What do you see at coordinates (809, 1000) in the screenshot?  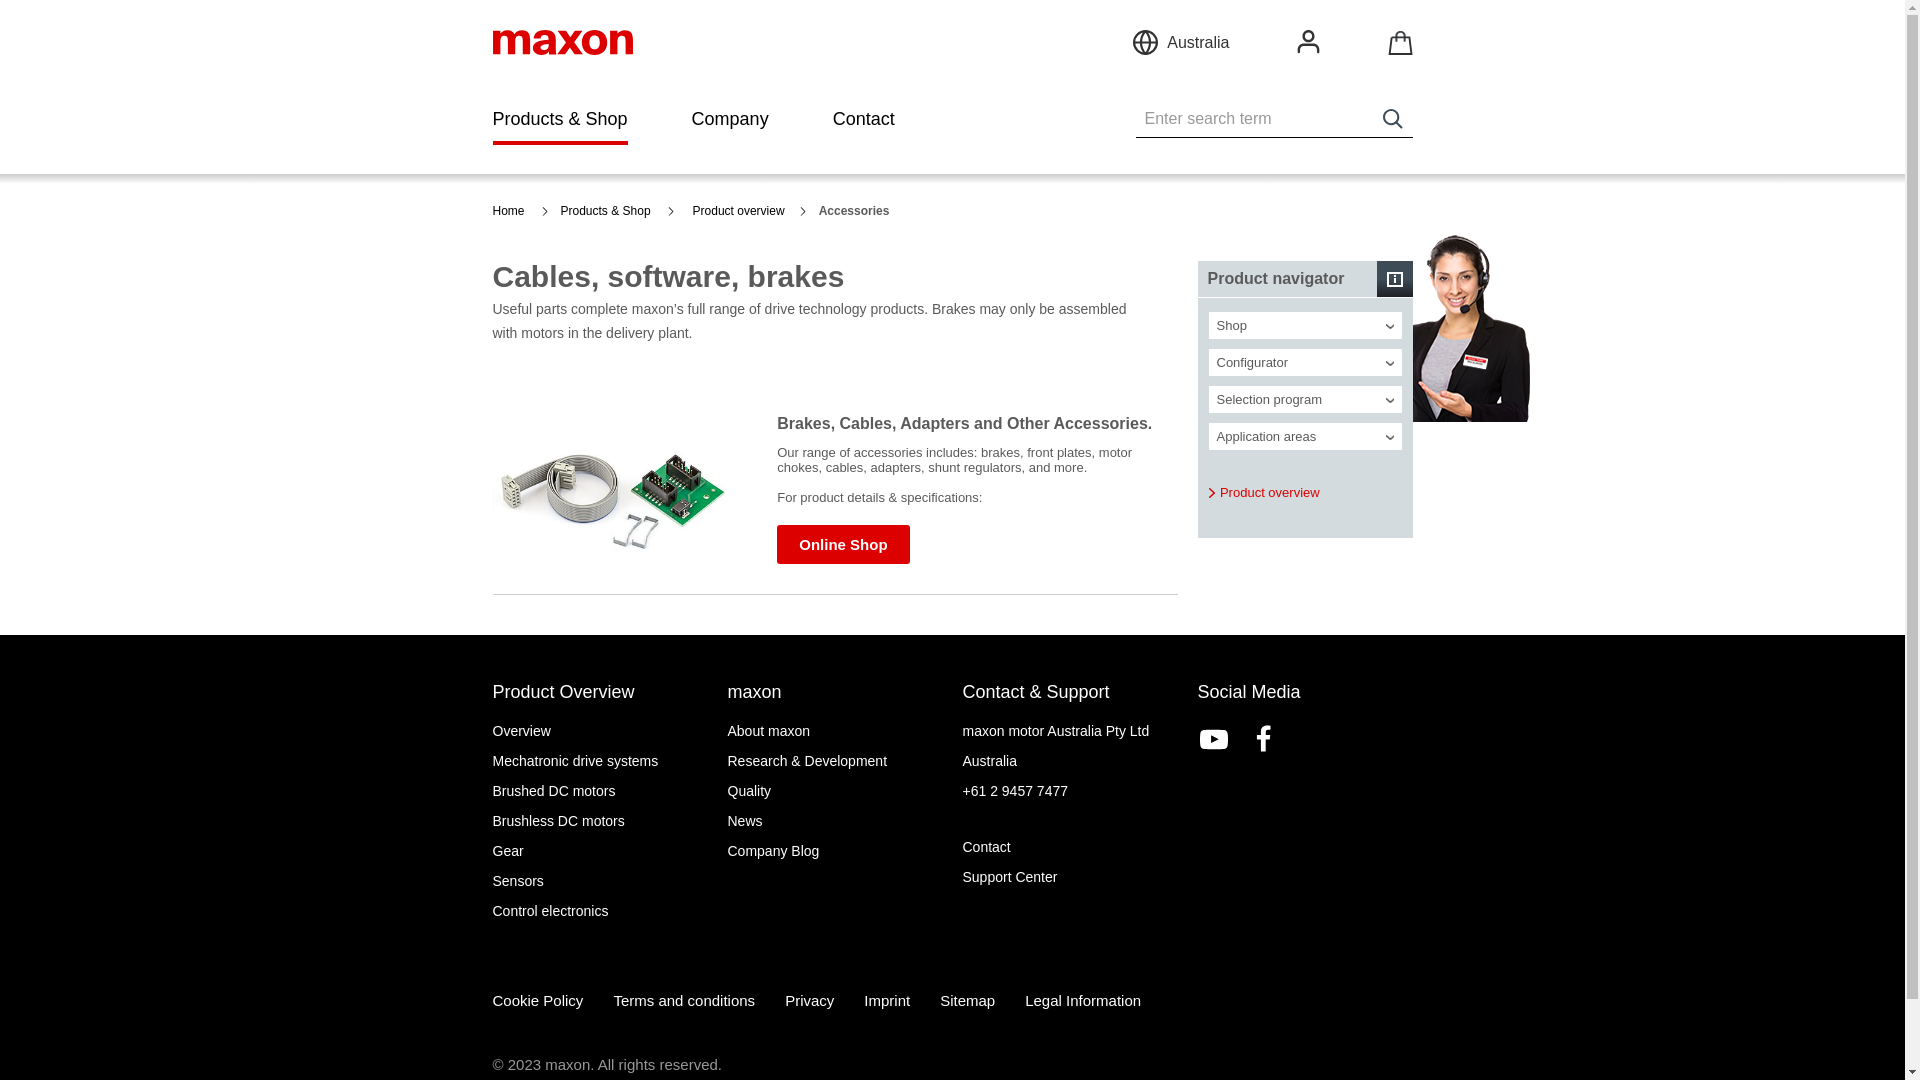 I see `'Privacy'` at bounding box center [809, 1000].